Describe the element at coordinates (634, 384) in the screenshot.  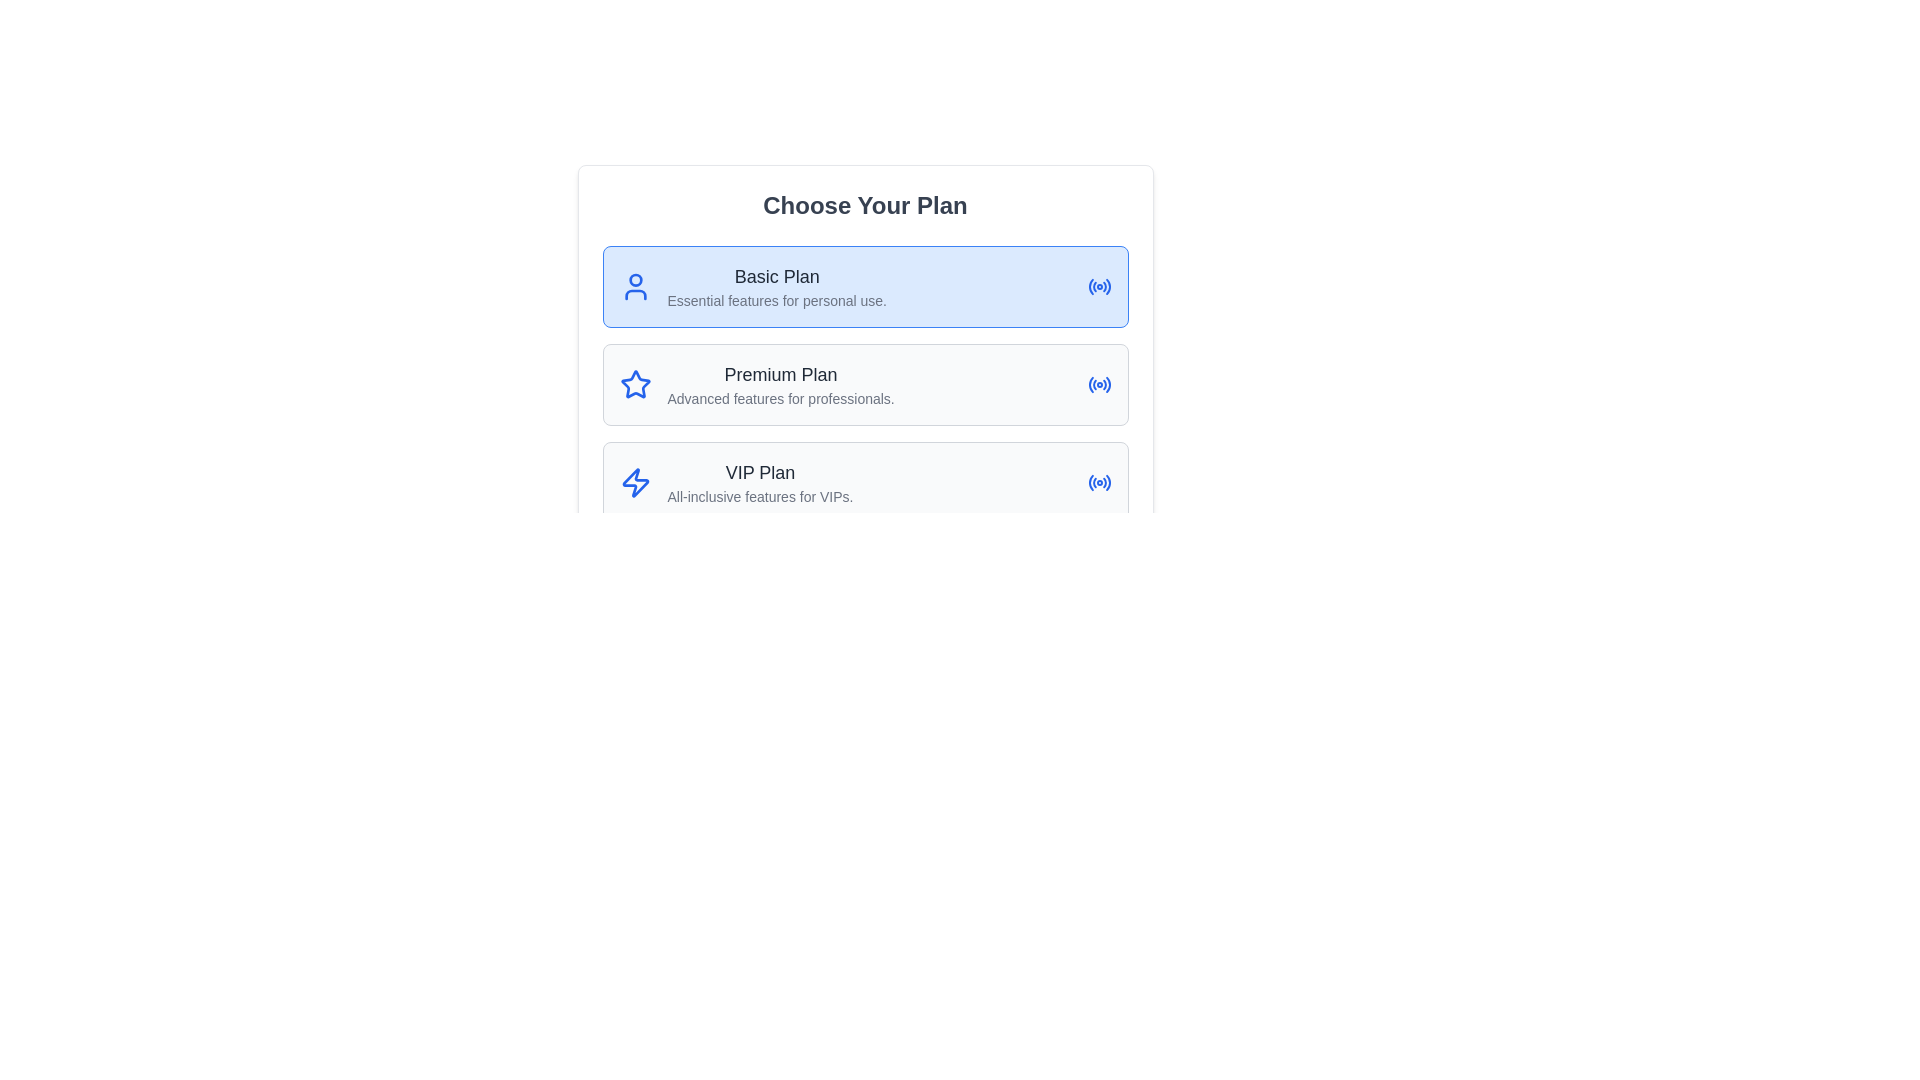
I see `the star icon with a blue stroke color located in the 'Premium Plan' option of the 'Choose Your Plan' interface` at that location.